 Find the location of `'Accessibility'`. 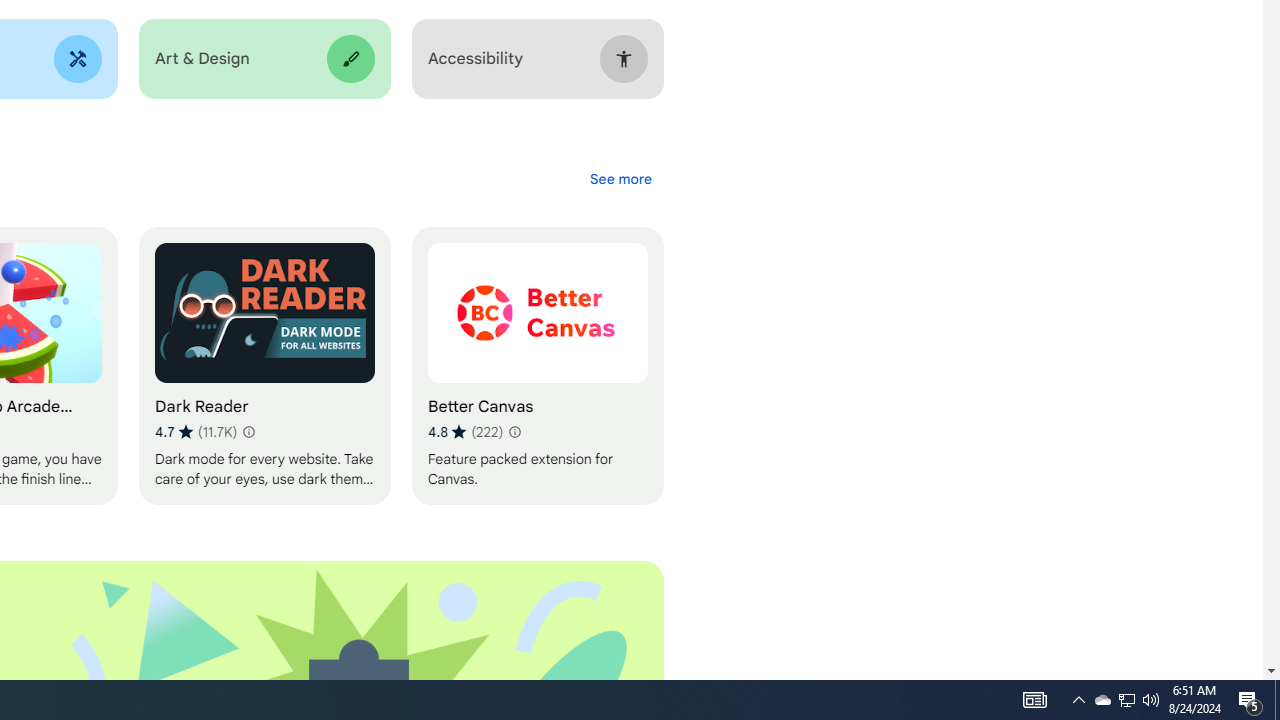

'Accessibility' is located at coordinates (537, 58).